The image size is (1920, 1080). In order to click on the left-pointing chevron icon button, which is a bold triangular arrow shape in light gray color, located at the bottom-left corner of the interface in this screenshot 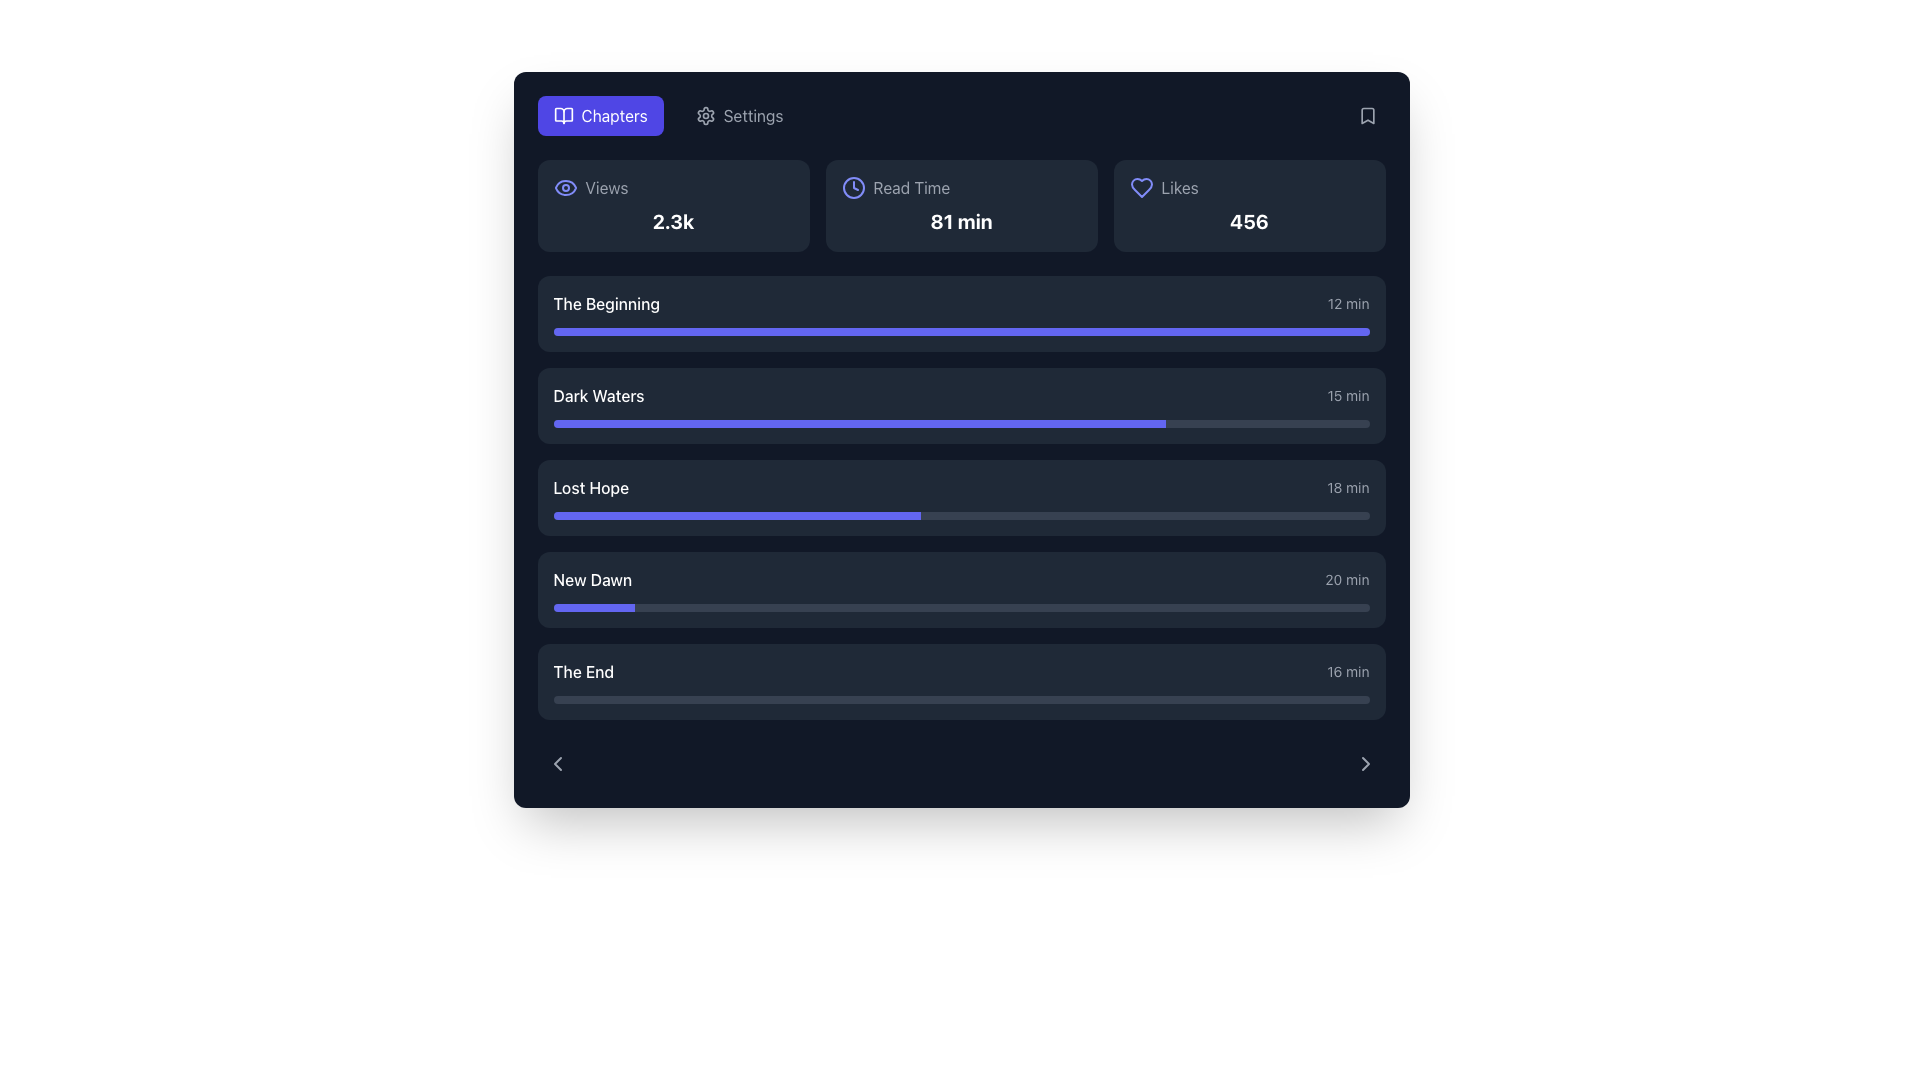, I will do `click(557, 763)`.